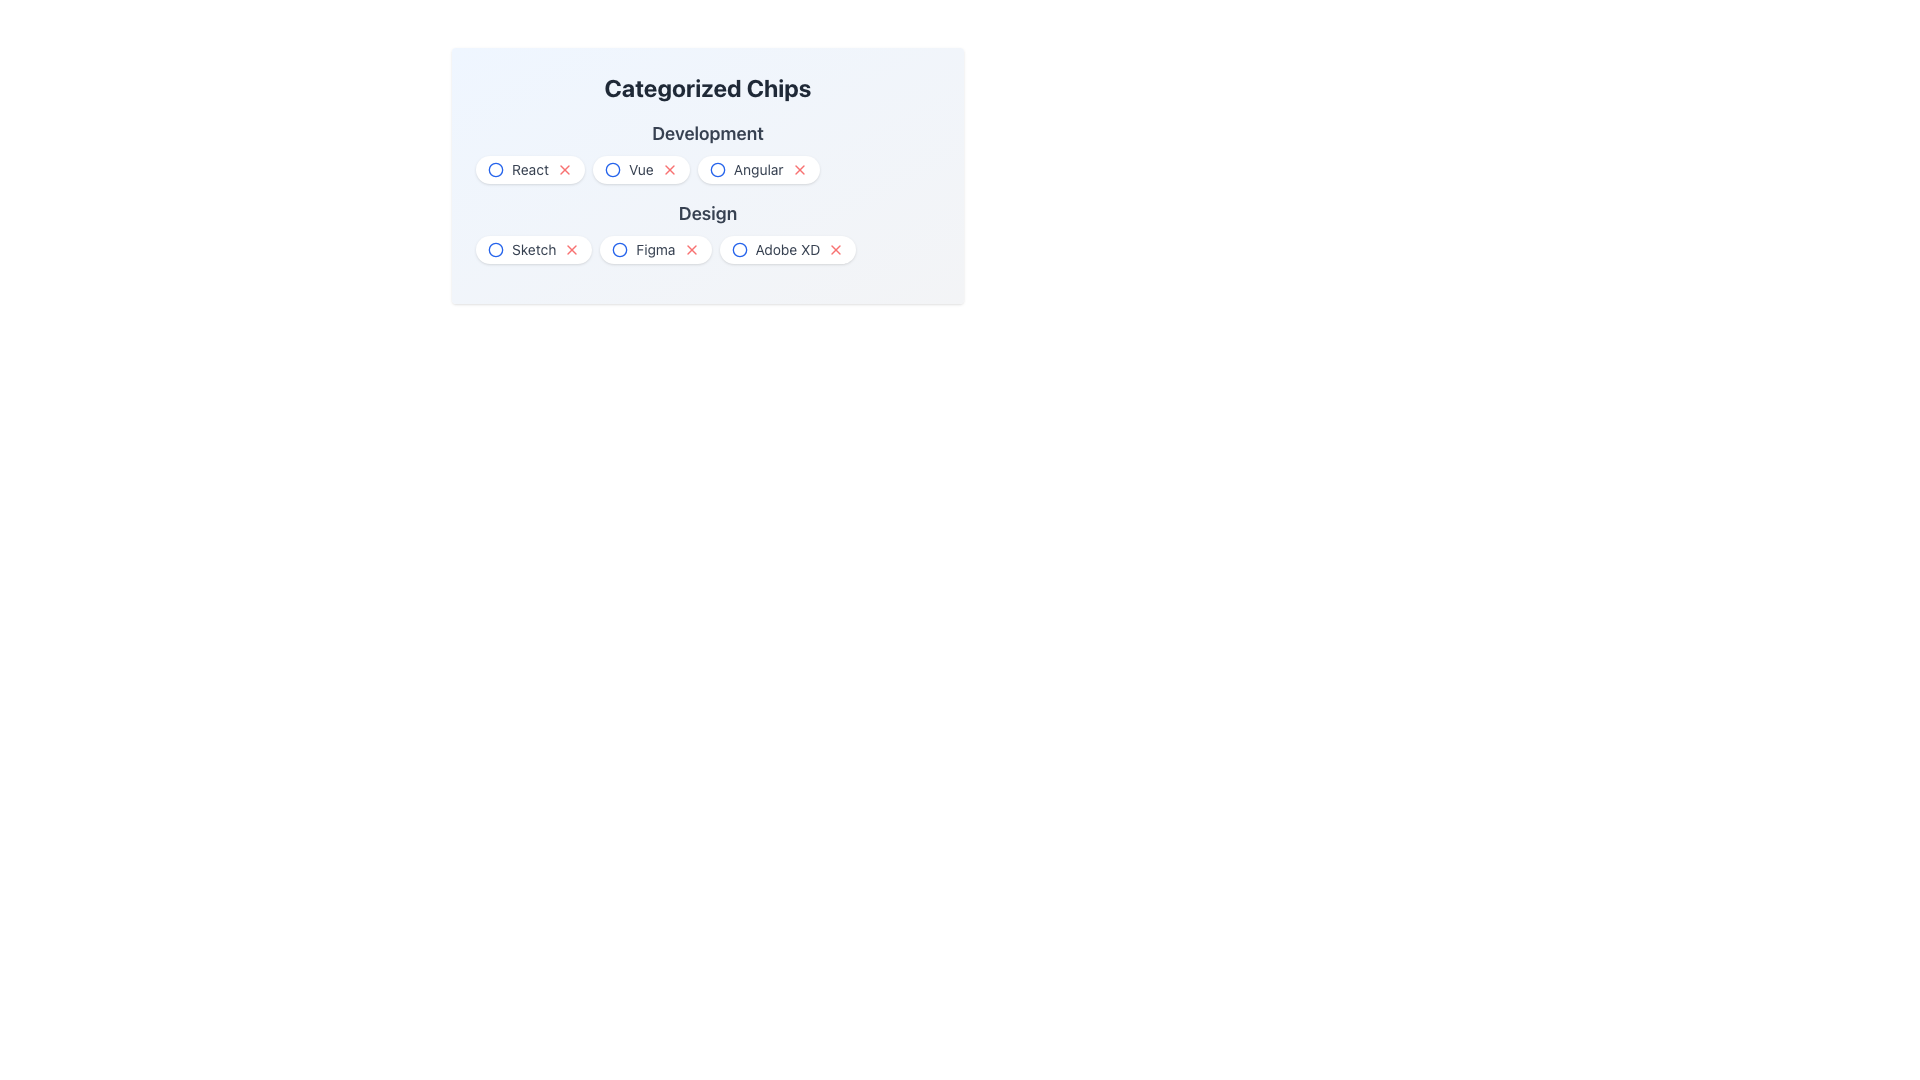 Image resolution: width=1920 pixels, height=1080 pixels. What do you see at coordinates (530, 168) in the screenshot?
I see `the interactive chip labeled 'React', which contains a radio button and a close icon` at bounding box center [530, 168].